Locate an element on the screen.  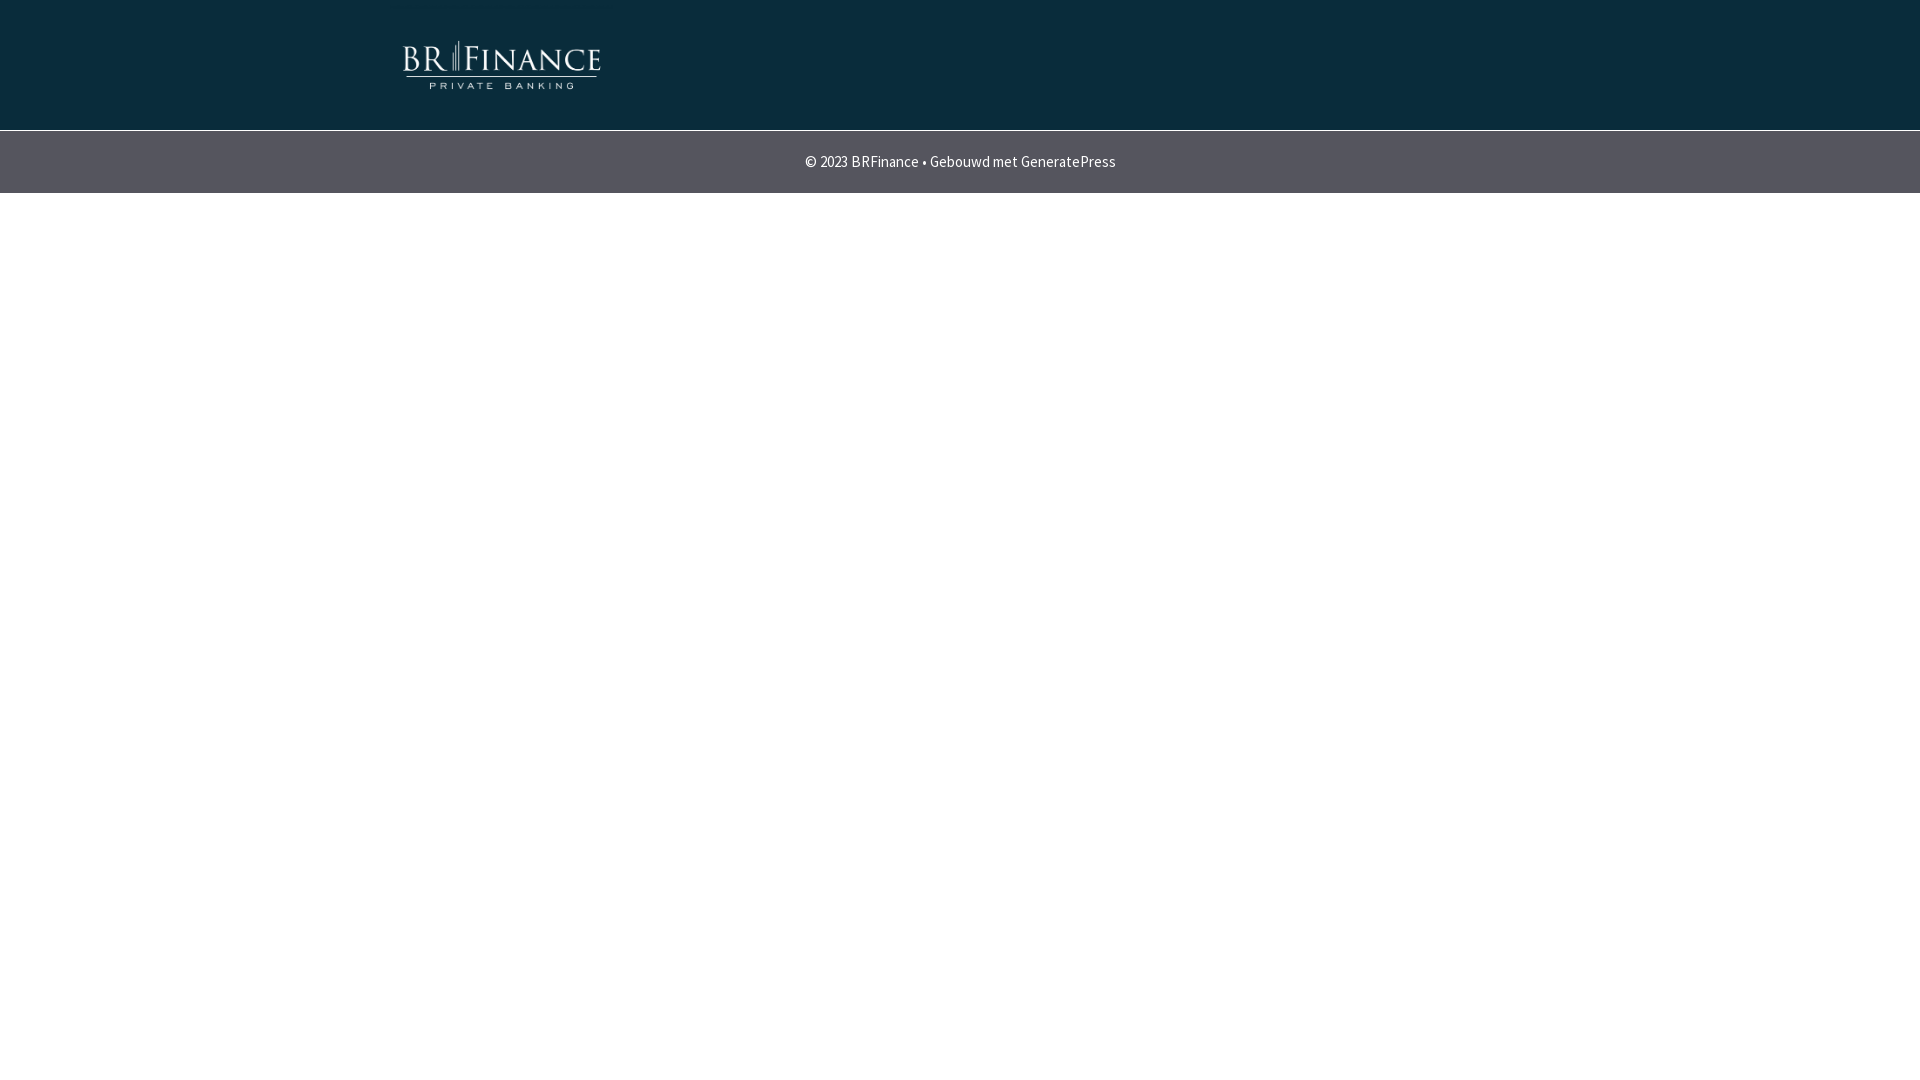
'GeneratePress' is located at coordinates (1066, 160).